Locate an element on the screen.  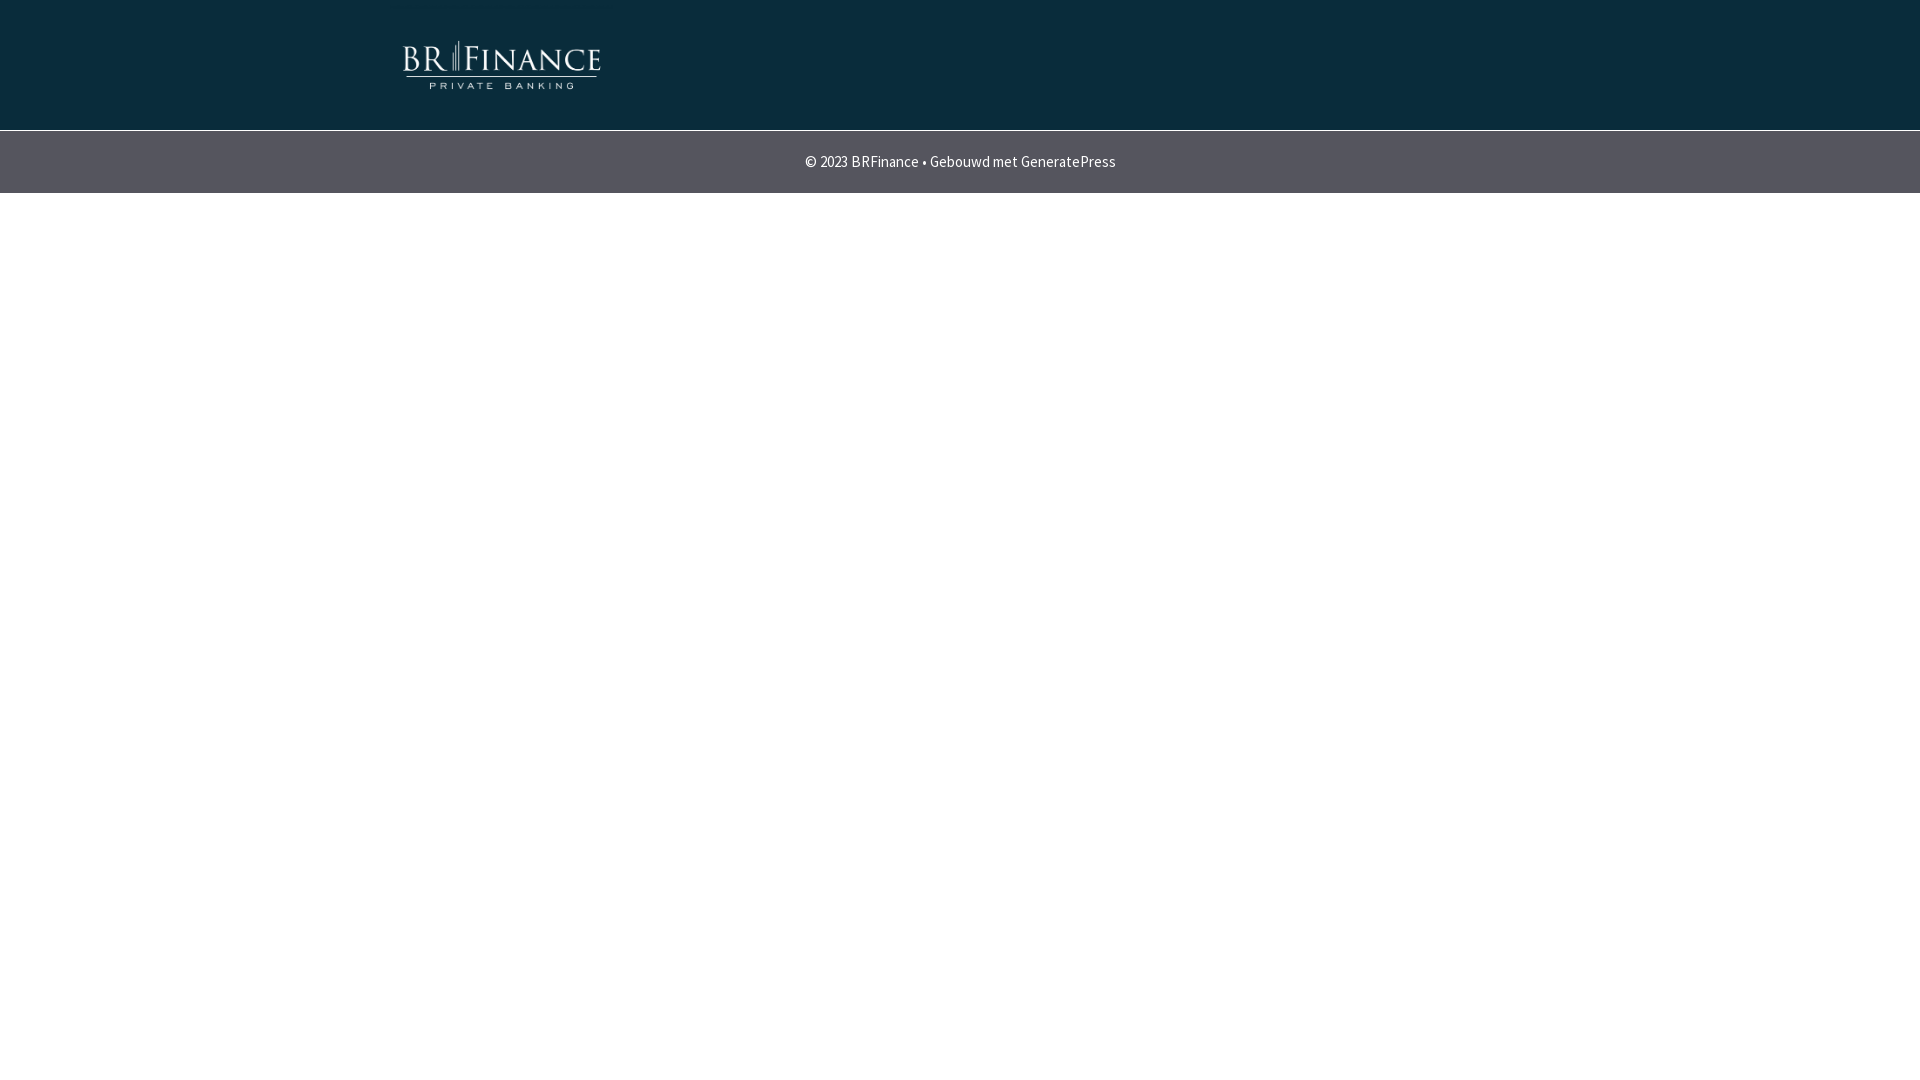
'GeneratePress' is located at coordinates (1066, 160).